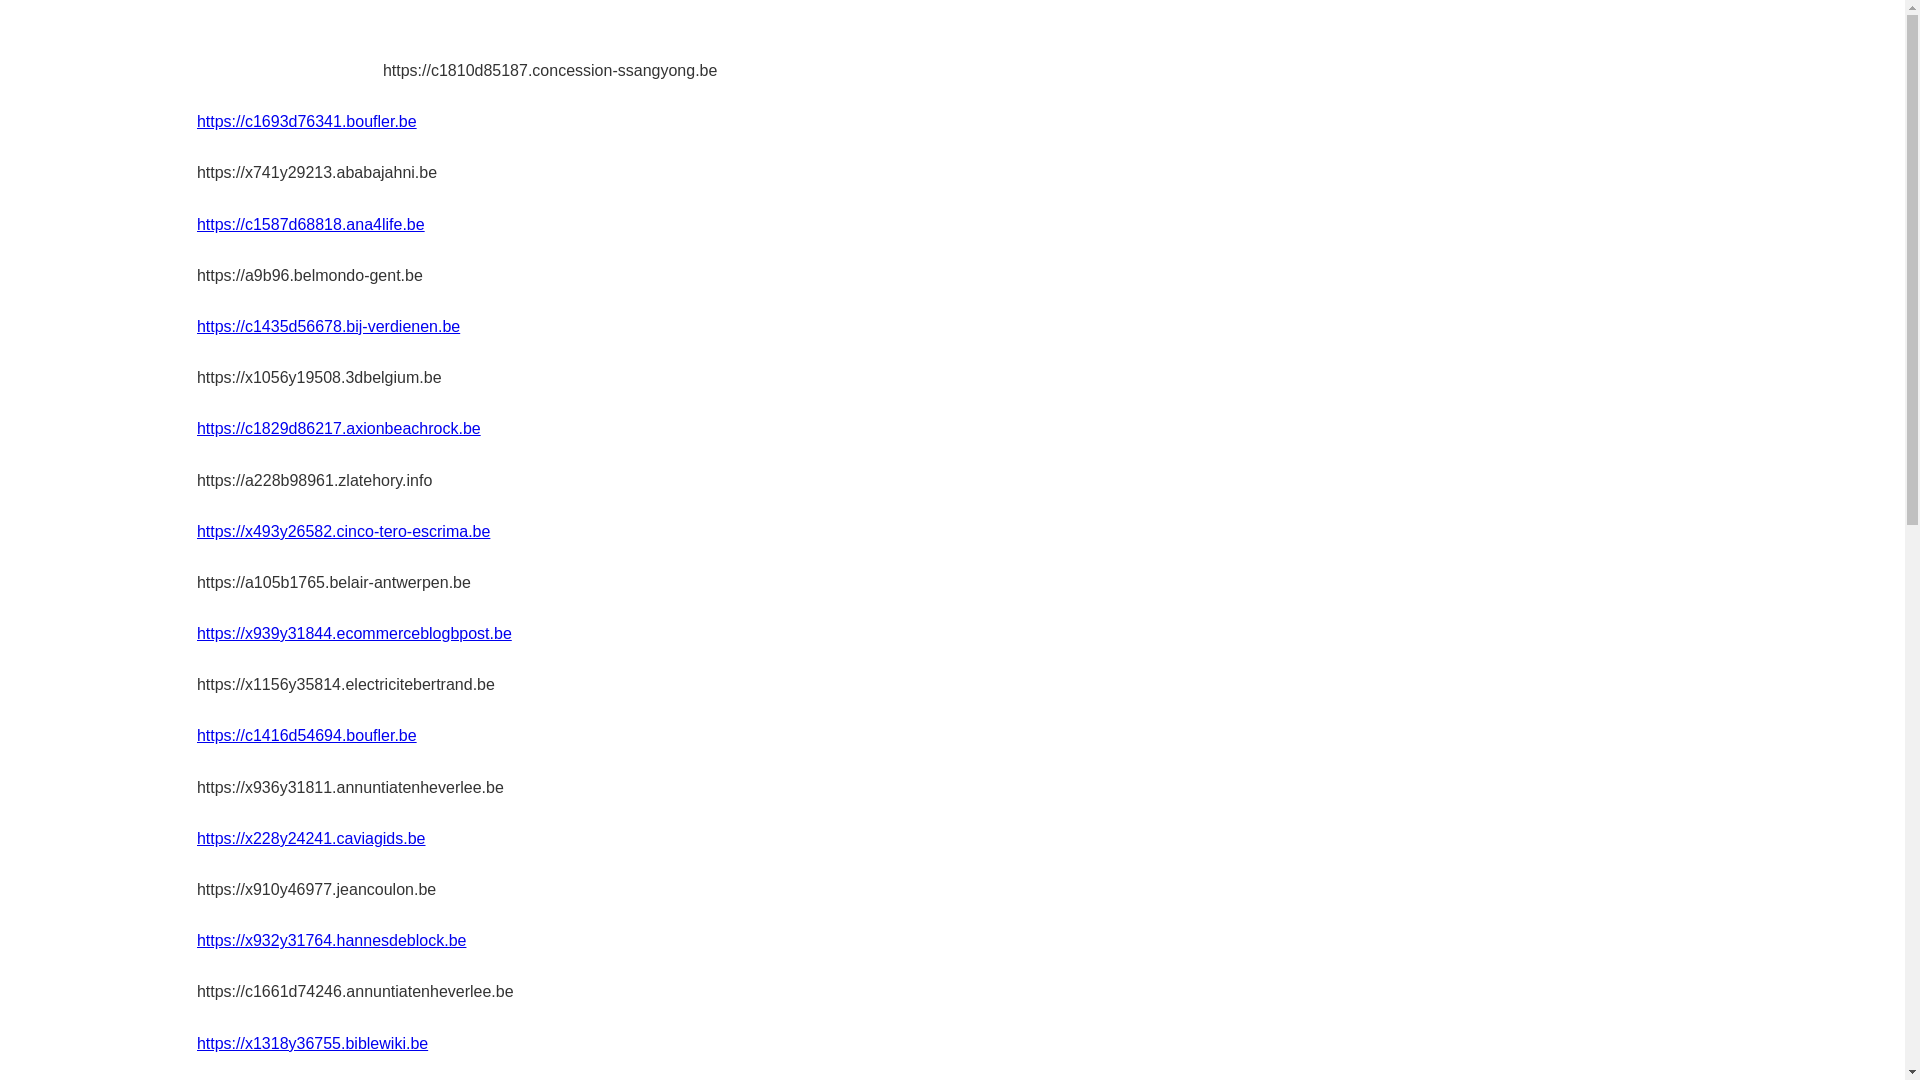  What do you see at coordinates (343, 530) in the screenshot?
I see `'https://x493y26582.cinco-tero-escrima.be'` at bounding box center [343, 530].